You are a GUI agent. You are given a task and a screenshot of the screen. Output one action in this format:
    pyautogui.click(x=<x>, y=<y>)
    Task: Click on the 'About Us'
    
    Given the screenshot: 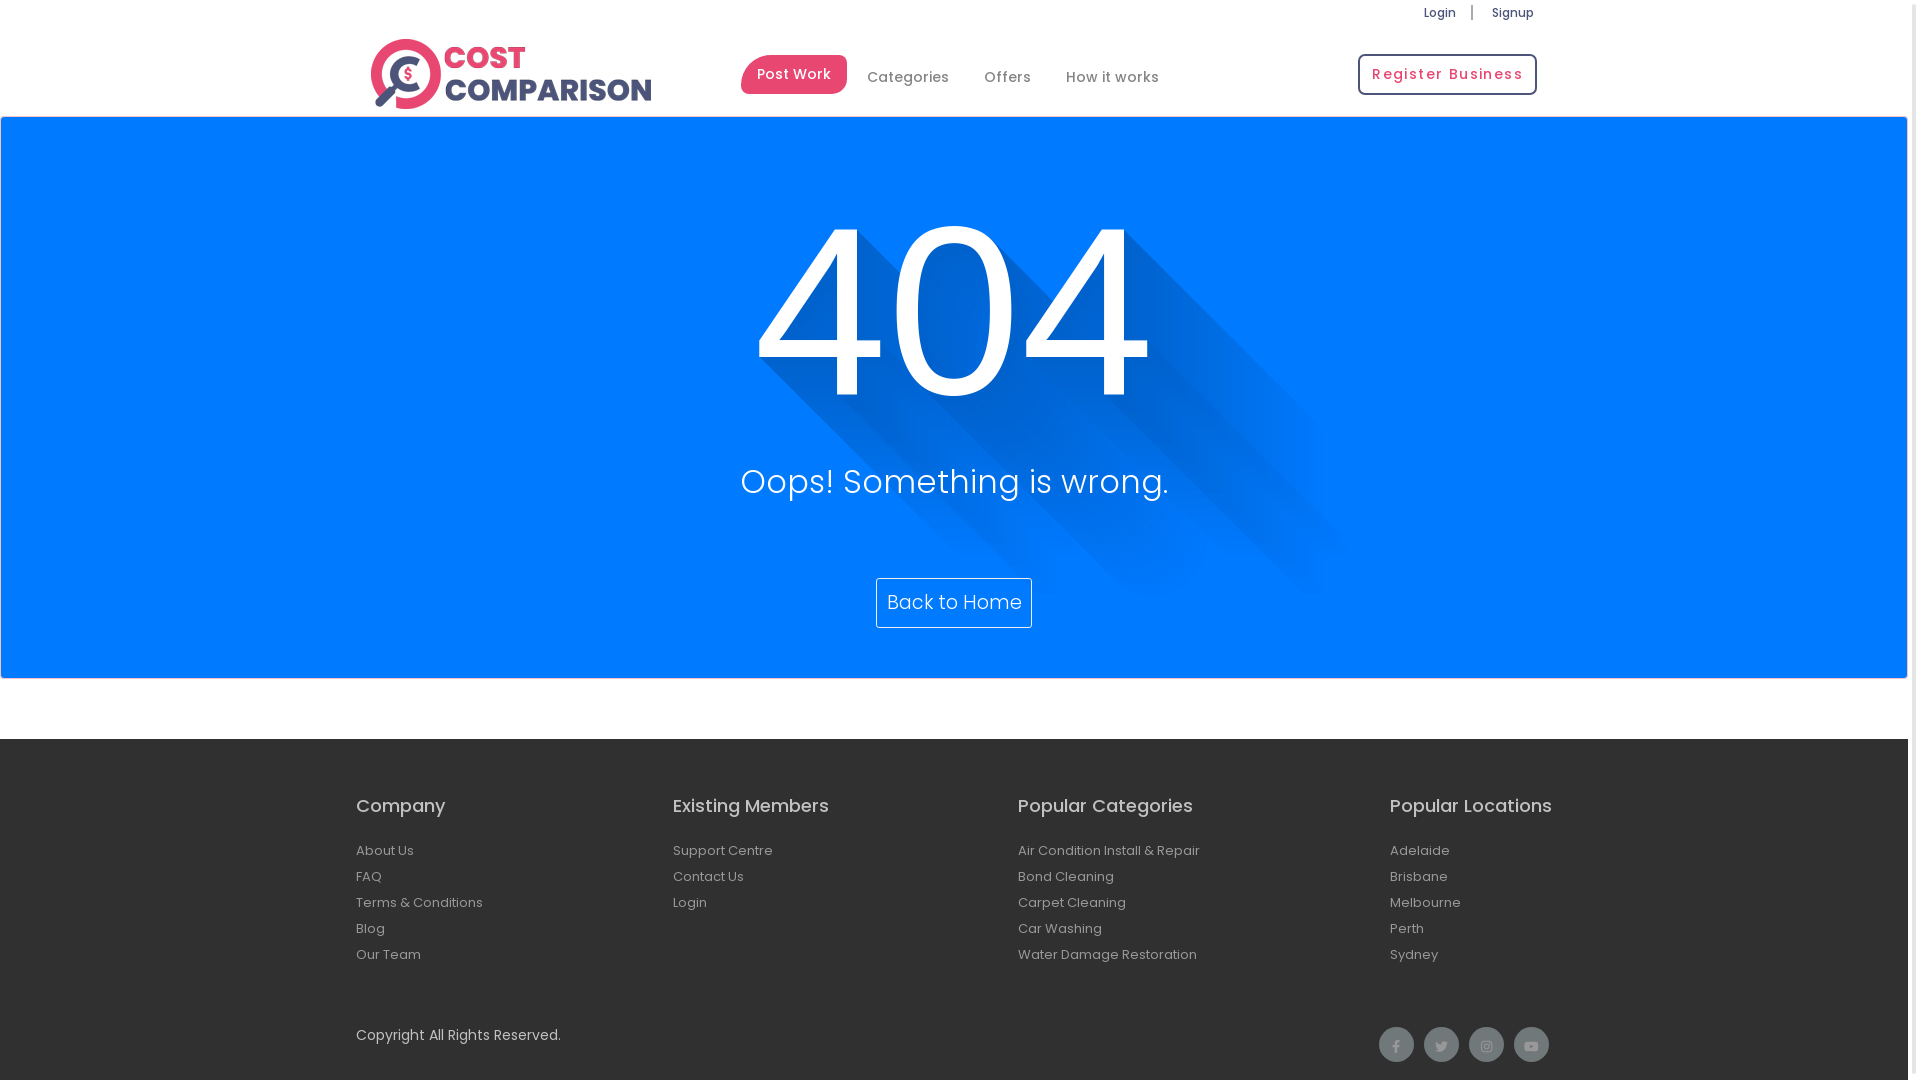 What is the action you would take?
    pyautogui.click(x=384, y=850)
    